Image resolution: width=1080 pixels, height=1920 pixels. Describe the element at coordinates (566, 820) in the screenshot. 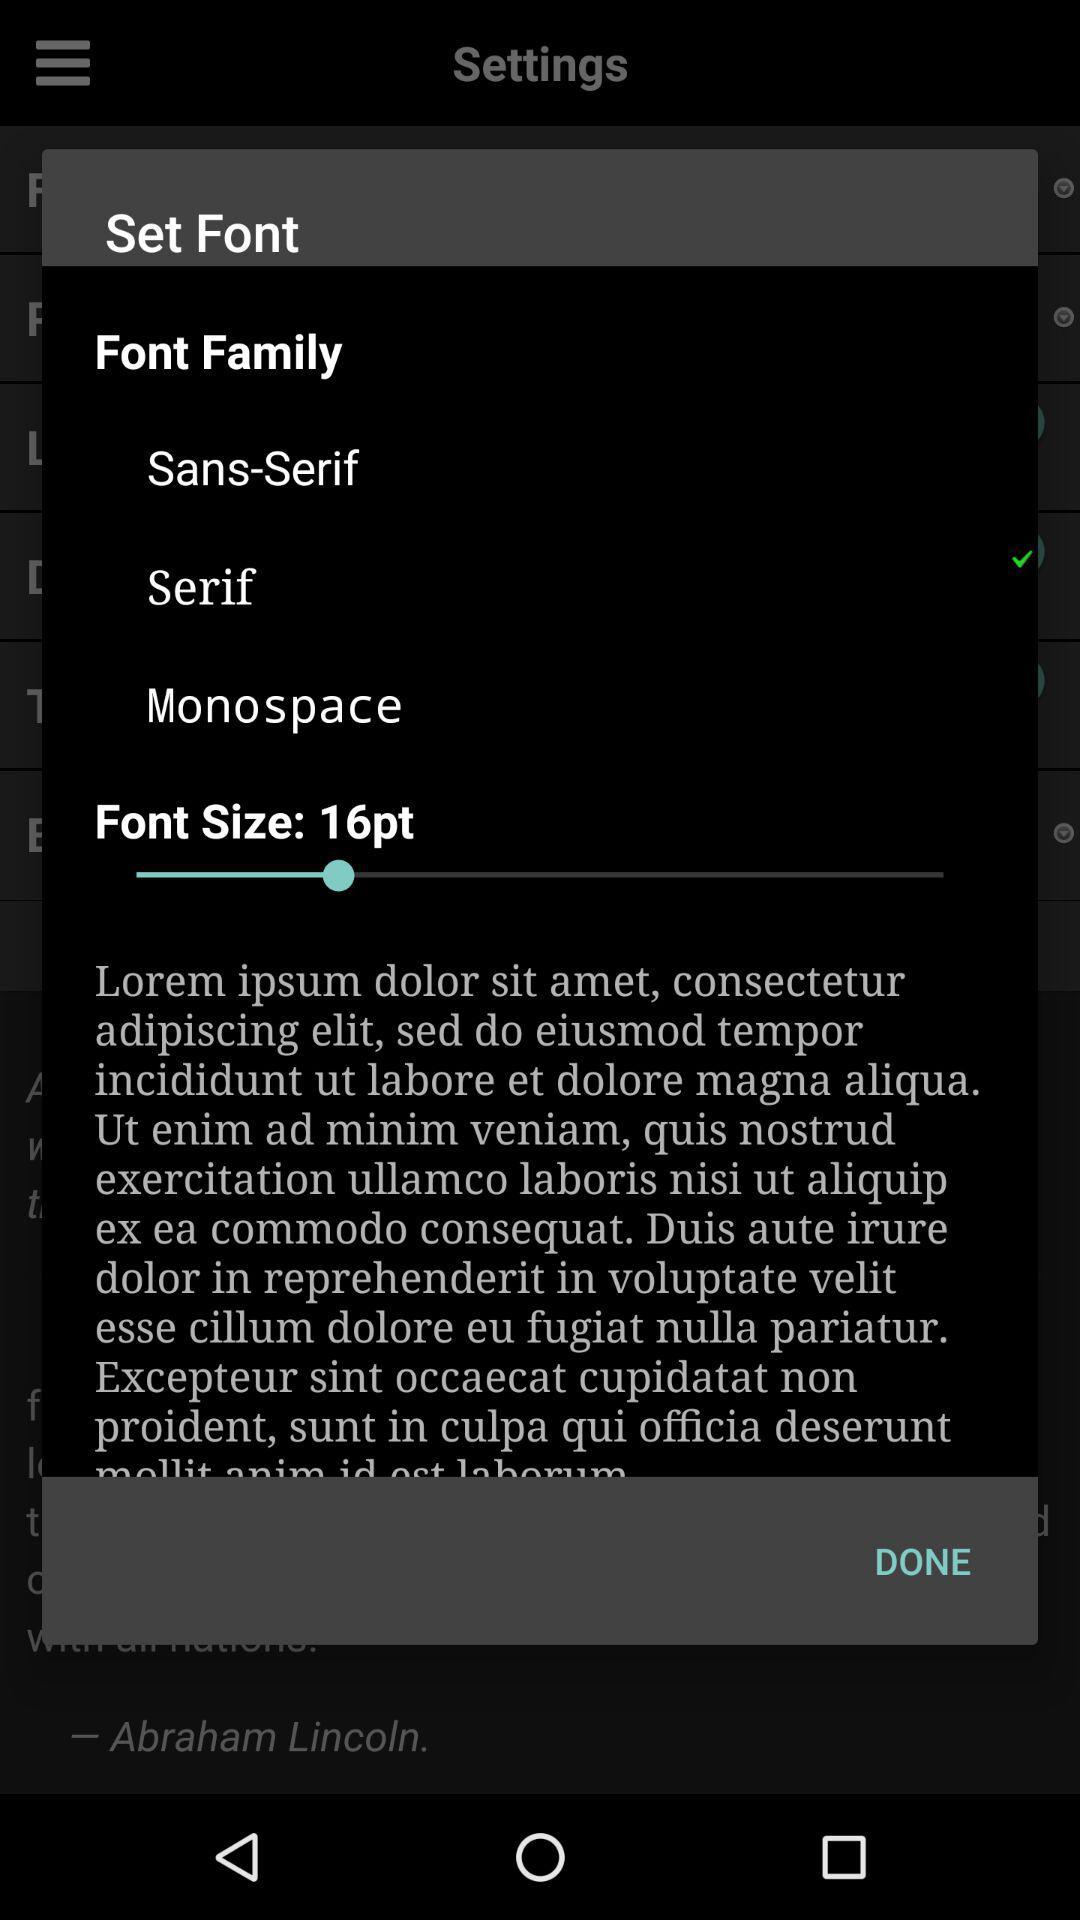

I see `font size: 16pt` at that location.